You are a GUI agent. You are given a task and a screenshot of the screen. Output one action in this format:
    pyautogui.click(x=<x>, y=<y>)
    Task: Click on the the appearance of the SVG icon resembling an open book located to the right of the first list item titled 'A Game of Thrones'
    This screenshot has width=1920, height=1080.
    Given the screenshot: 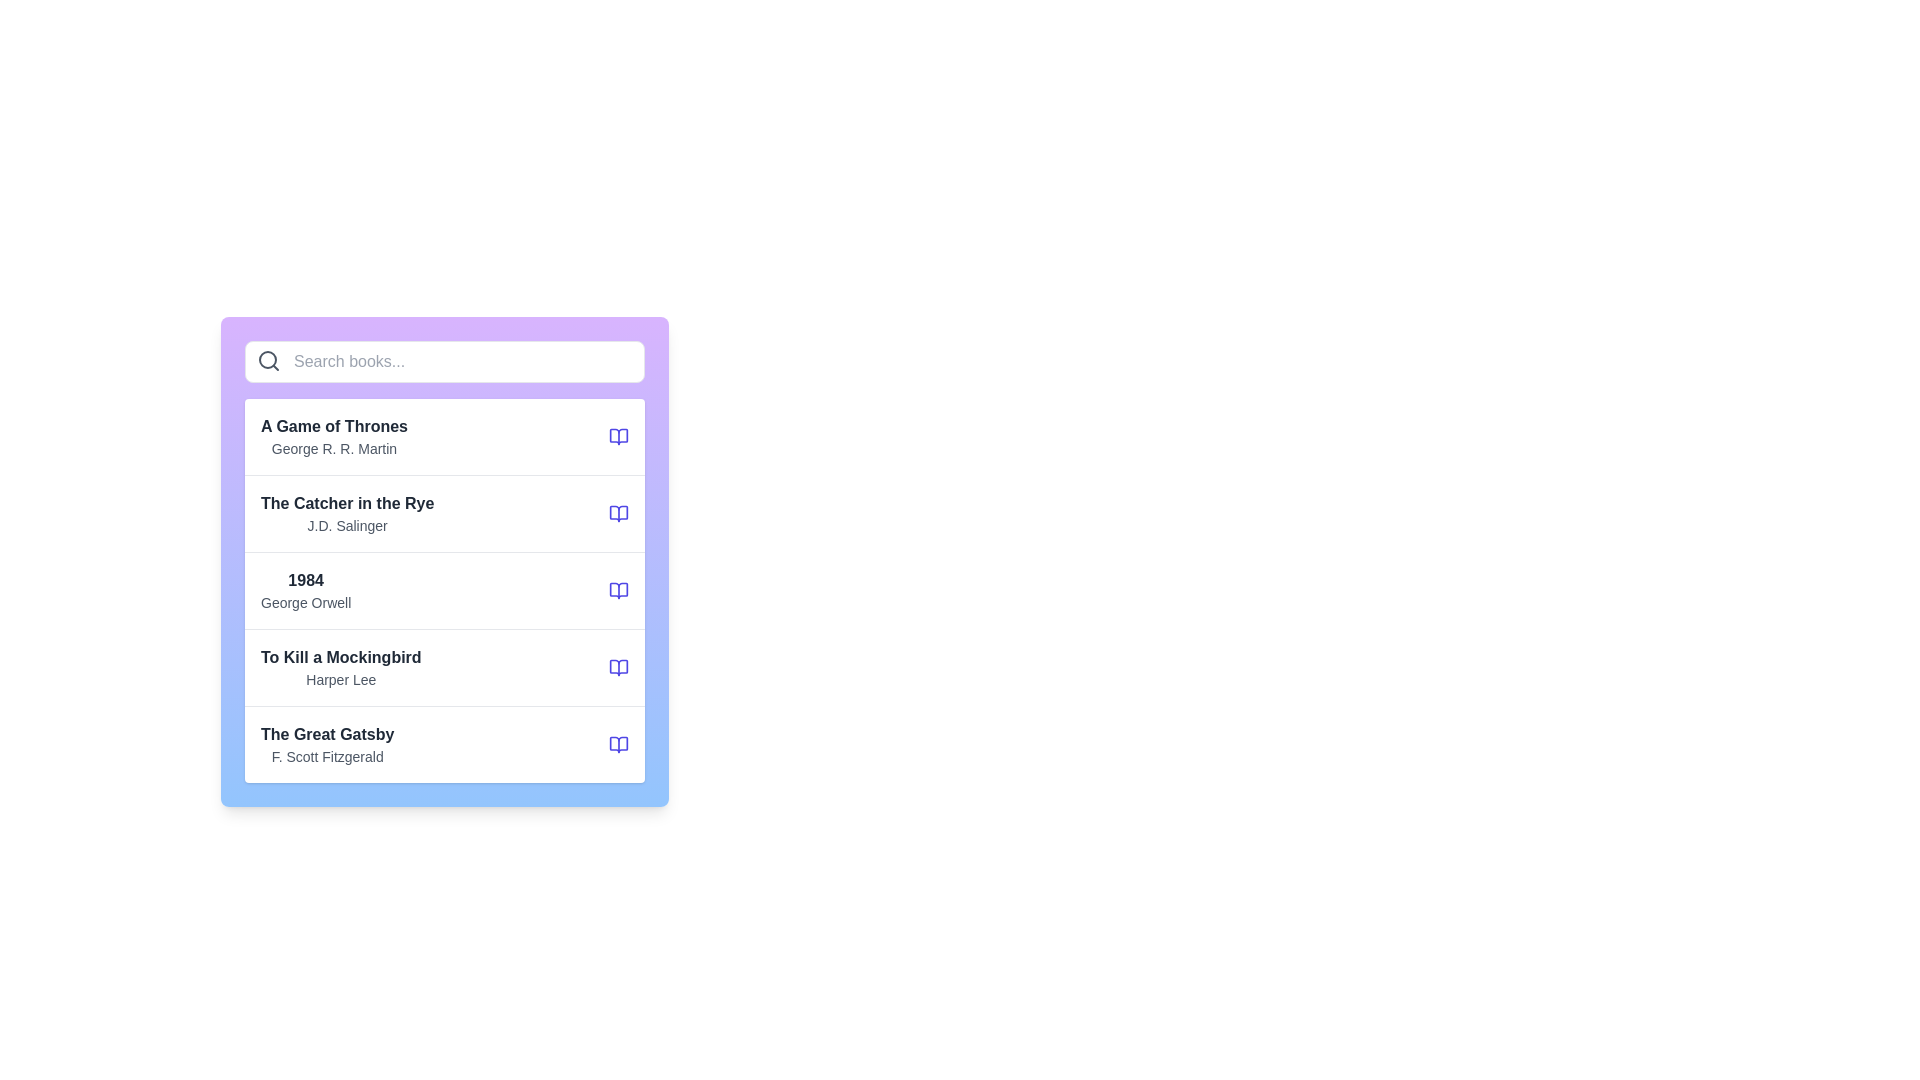 What is the action you would take?
    pyautogui.click(x=618, y=435)
    